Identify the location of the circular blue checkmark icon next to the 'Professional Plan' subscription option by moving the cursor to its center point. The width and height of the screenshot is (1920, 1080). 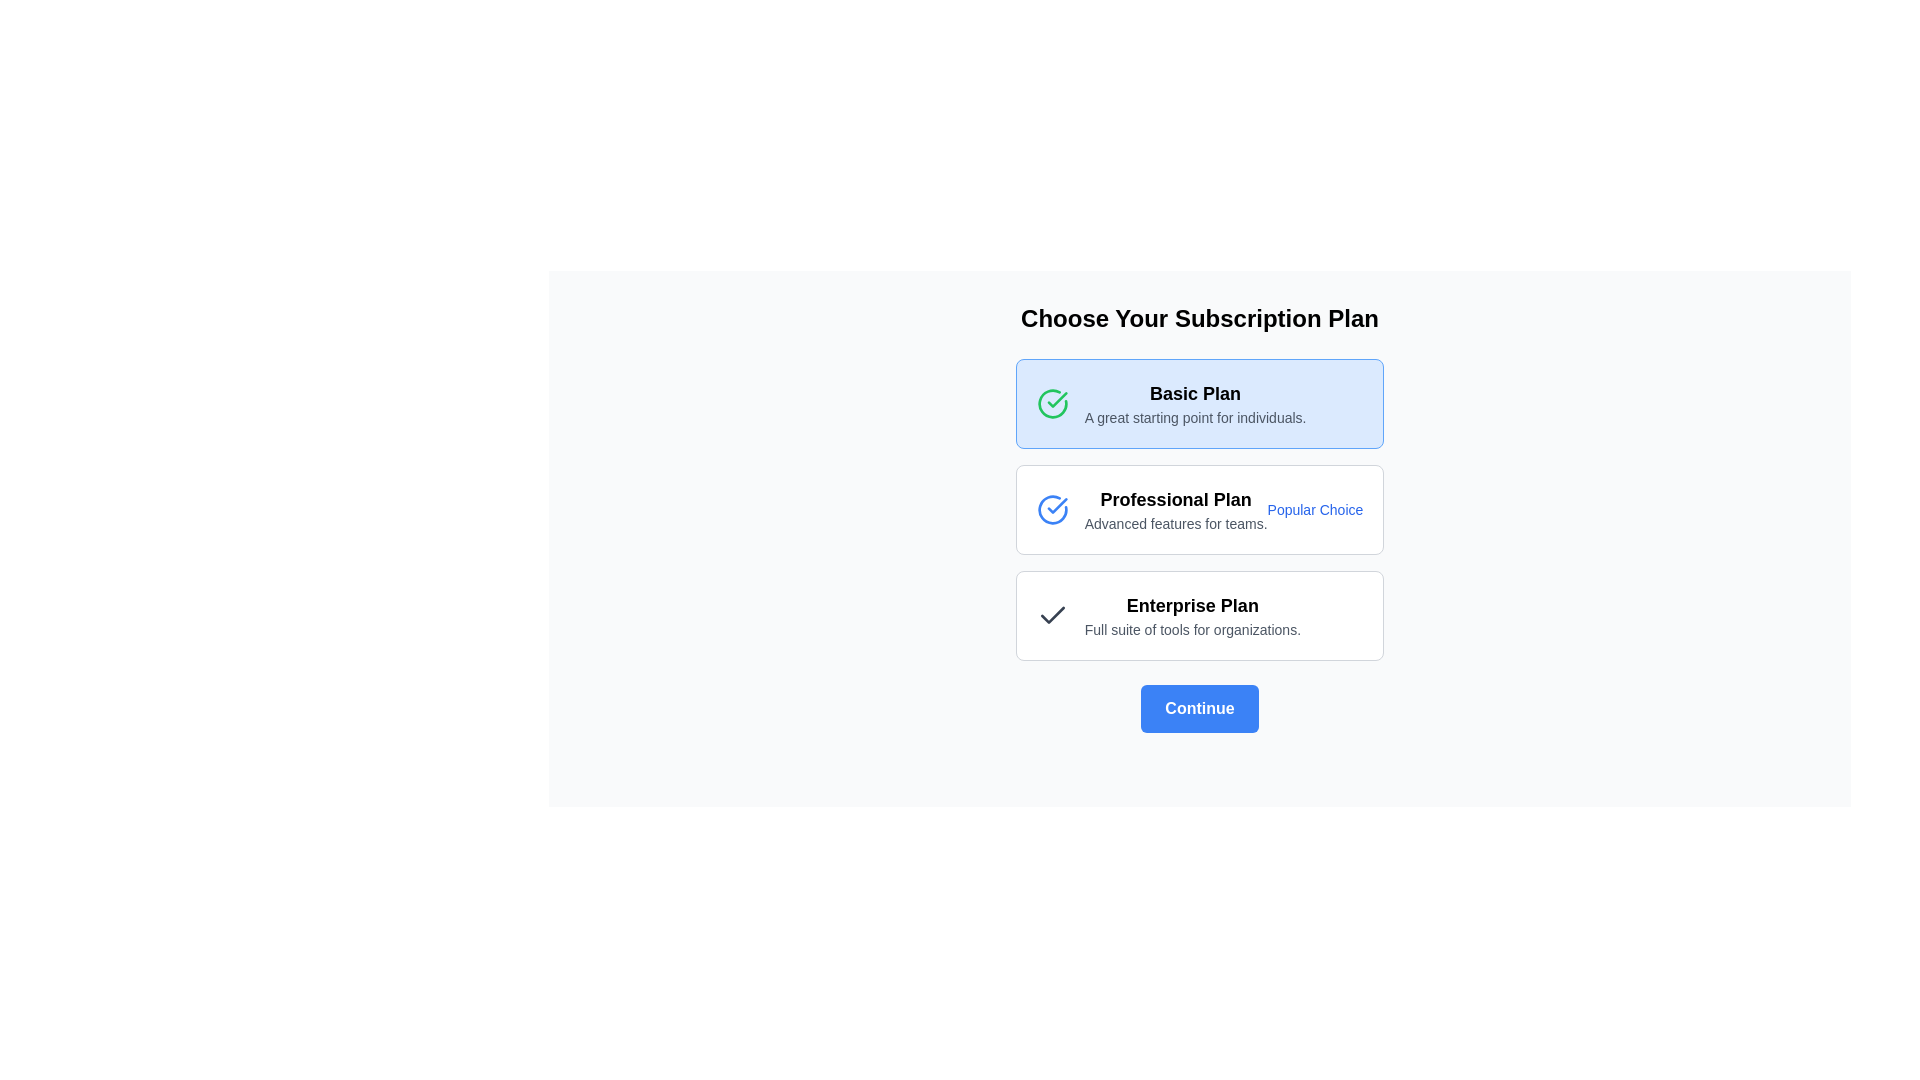
(1051, 508).